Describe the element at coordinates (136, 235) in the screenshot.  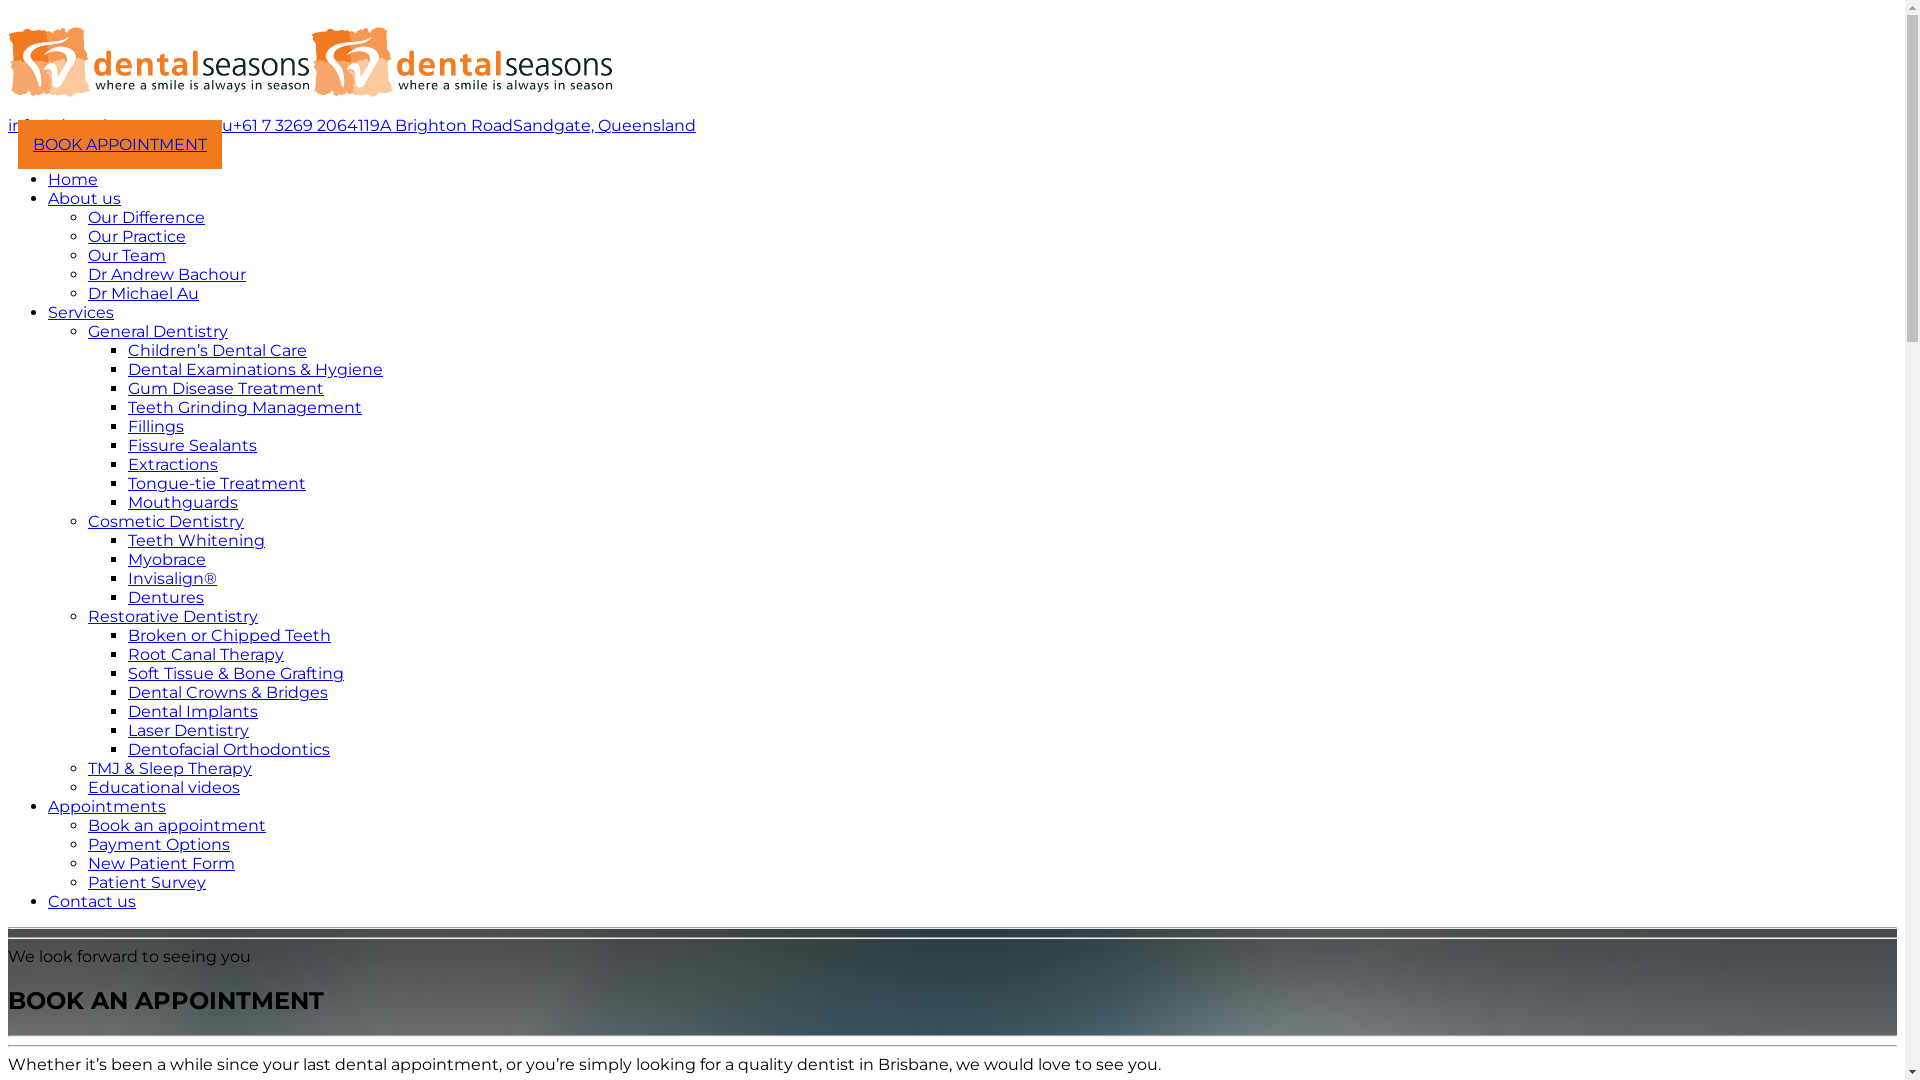
I see `'Our Practice'` at that location.